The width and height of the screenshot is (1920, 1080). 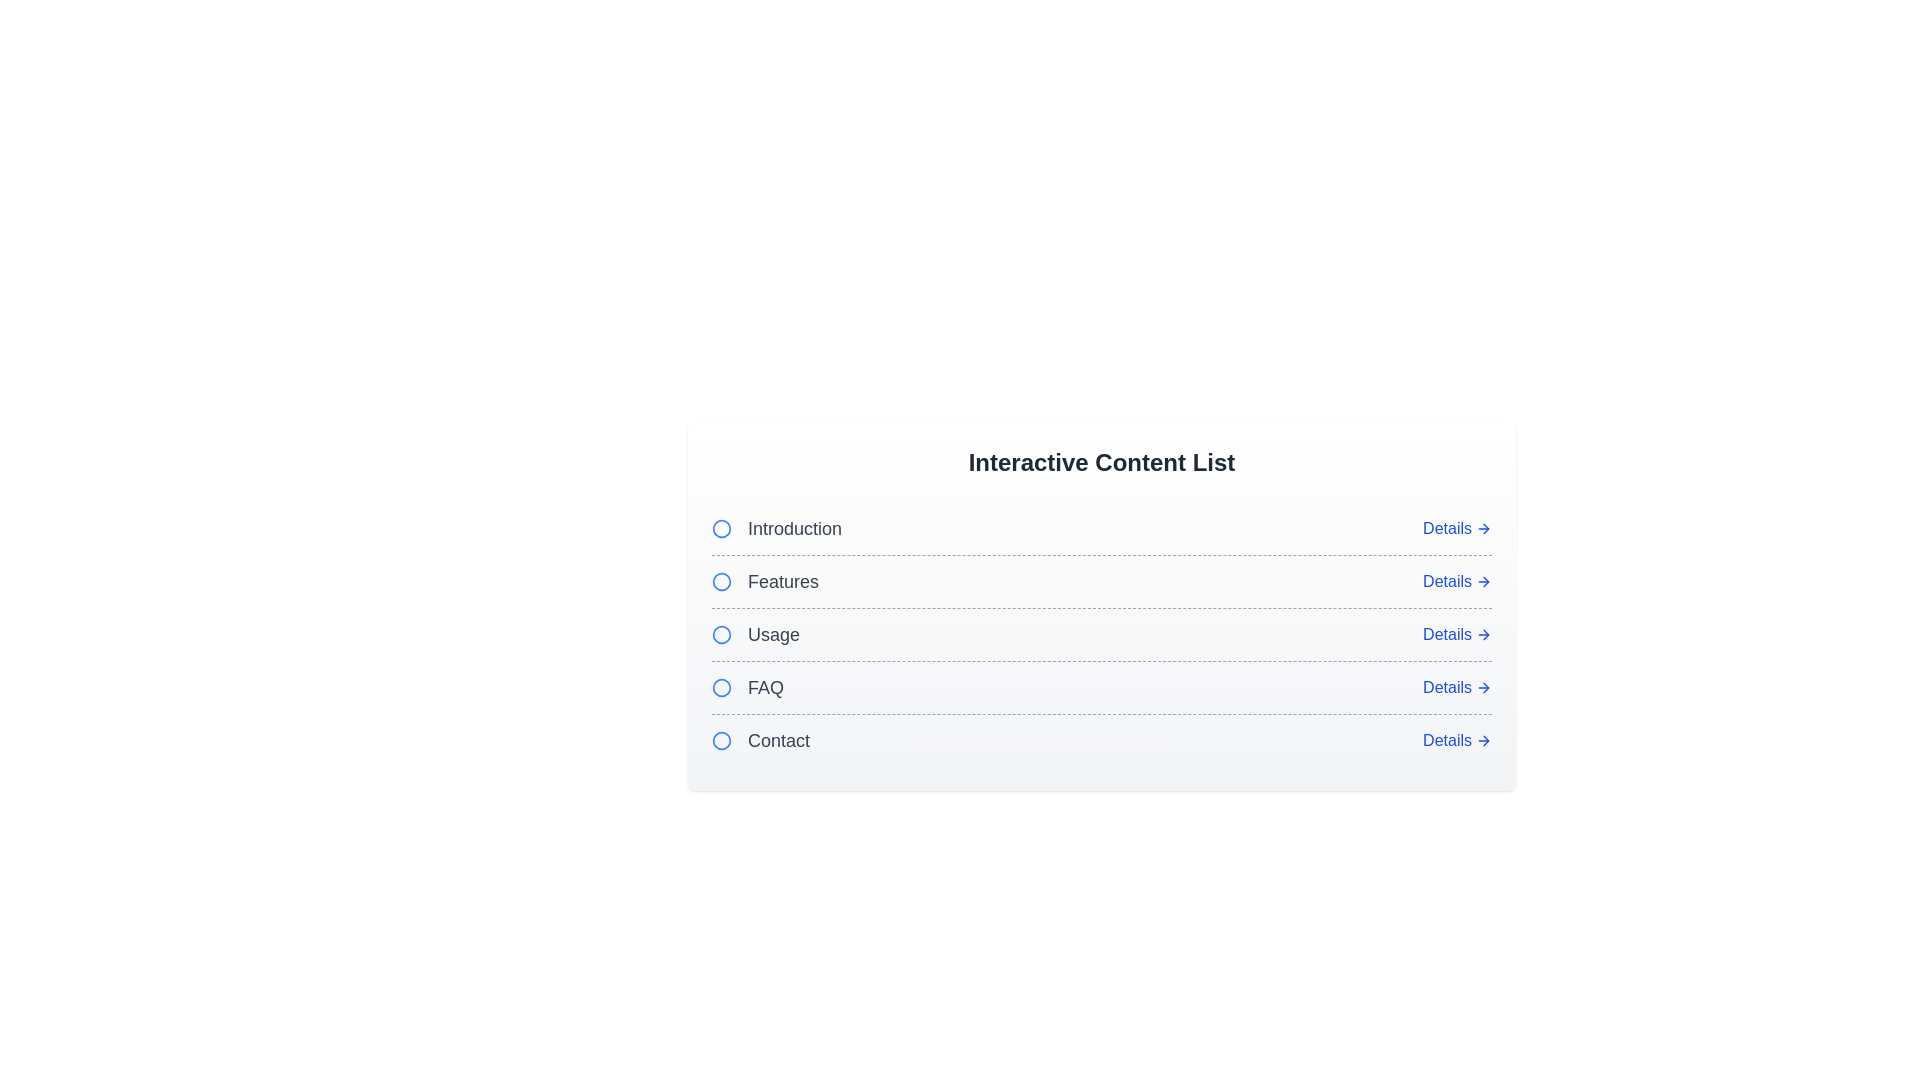 I want to click on the arrow icon located to the immediate right of the 'Details' text in the fifth row of the list, so click(x=1483, y=527).